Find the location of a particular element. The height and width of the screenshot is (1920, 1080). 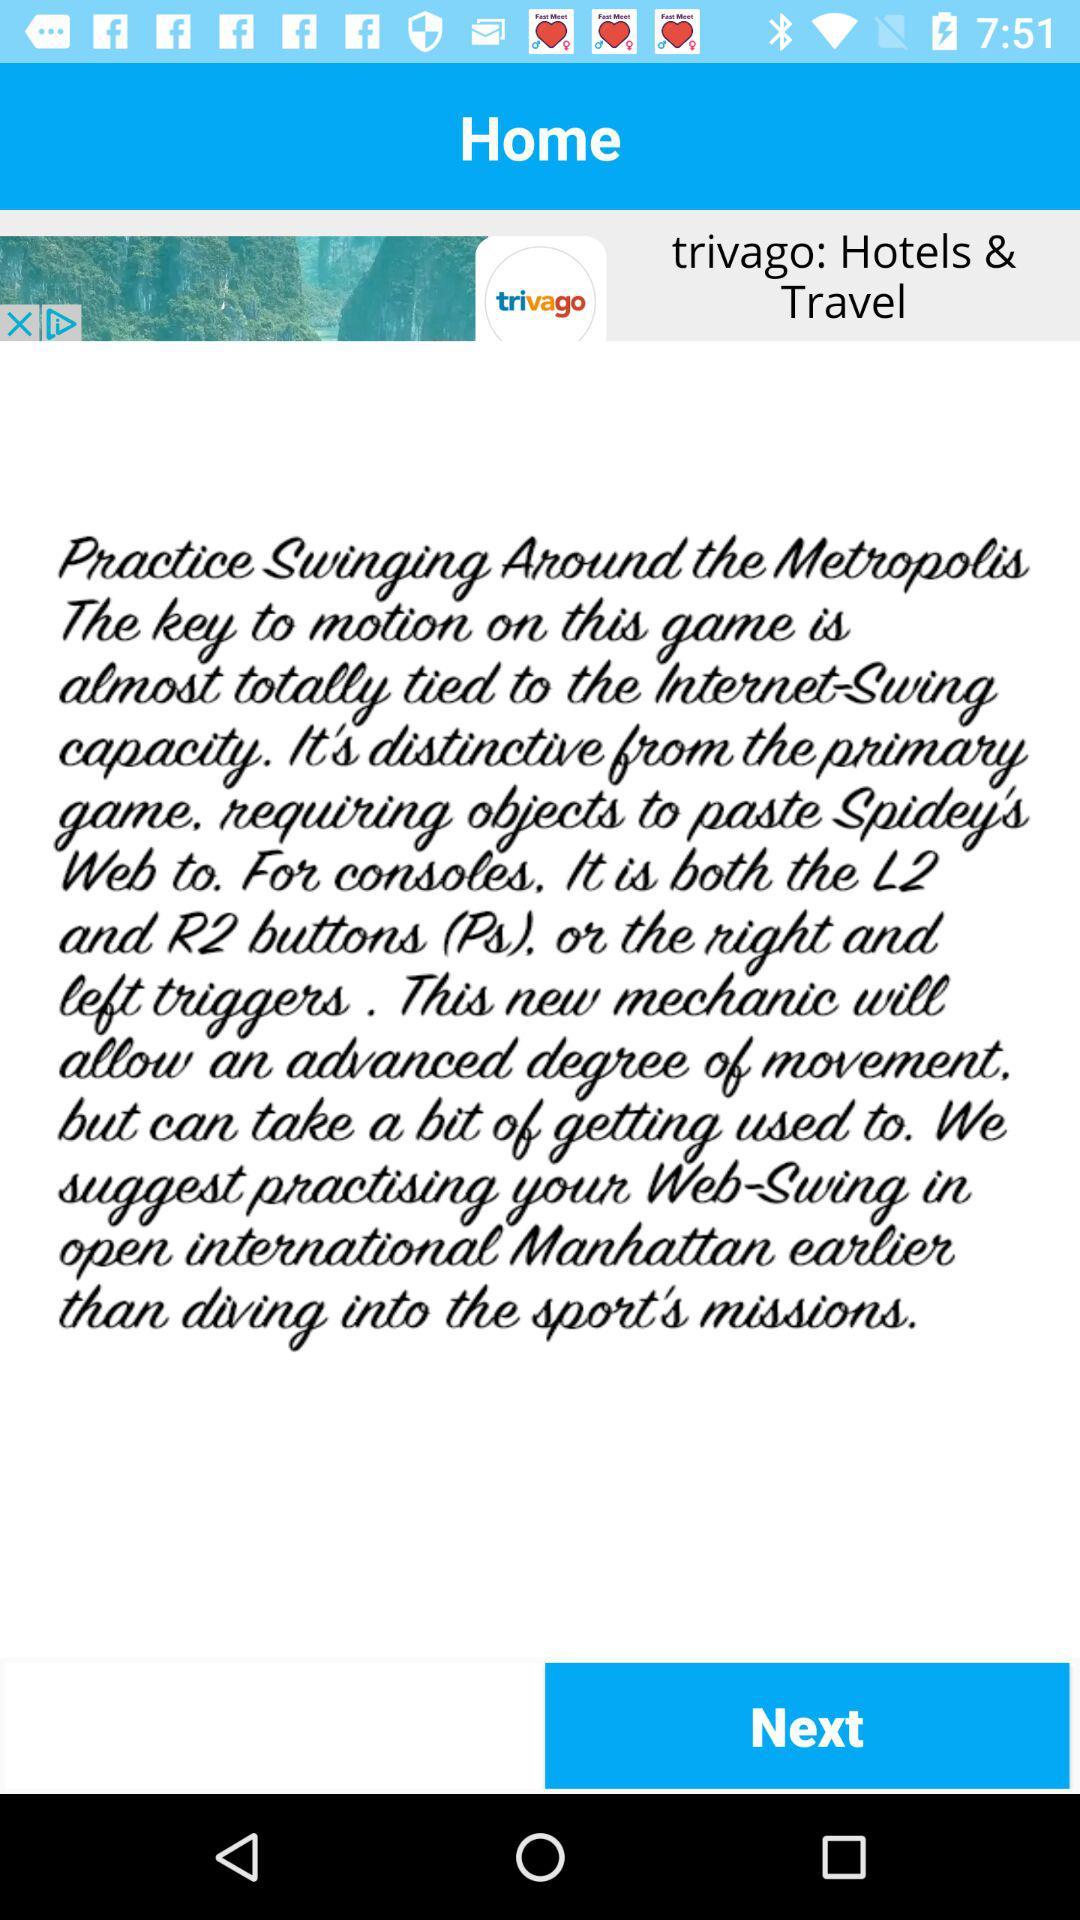

the add is located at coordinates (540, 999).